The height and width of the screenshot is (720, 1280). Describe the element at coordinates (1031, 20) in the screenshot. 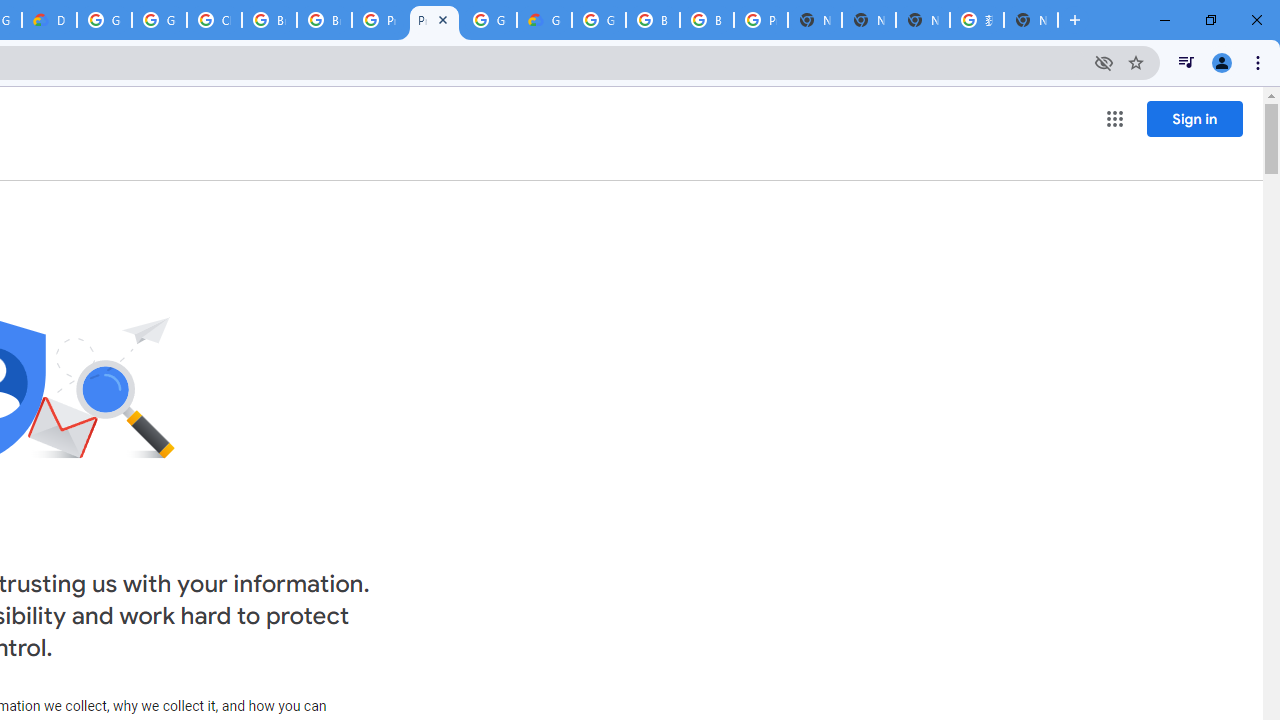

I see `'New Tab'` at that location.